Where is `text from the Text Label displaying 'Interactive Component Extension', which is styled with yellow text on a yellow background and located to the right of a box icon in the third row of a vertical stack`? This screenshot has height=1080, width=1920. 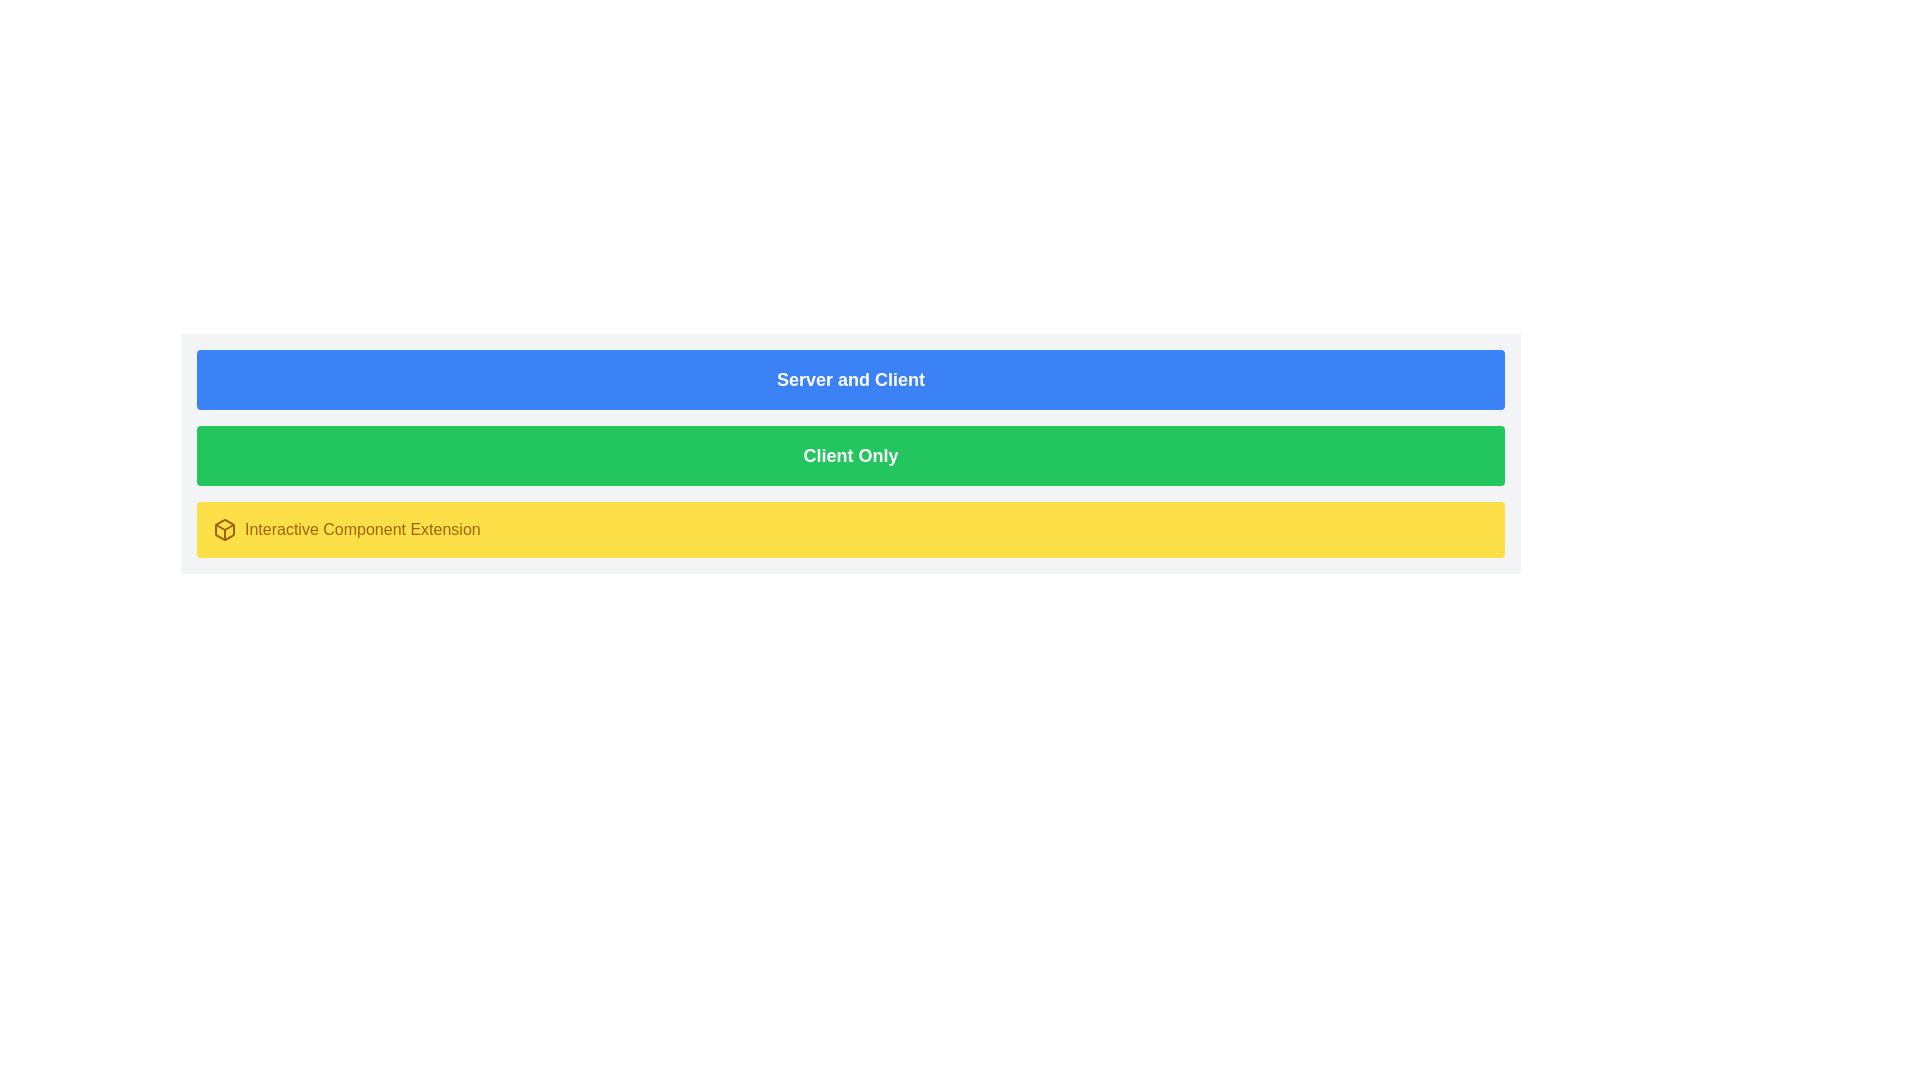 text from the Text Label displaying 'Interactive Component Extension', which is styled with yellow text on a yellow background and located to the right of a box icon in the third row of a vertical stack is located at coordinates (362, 528).